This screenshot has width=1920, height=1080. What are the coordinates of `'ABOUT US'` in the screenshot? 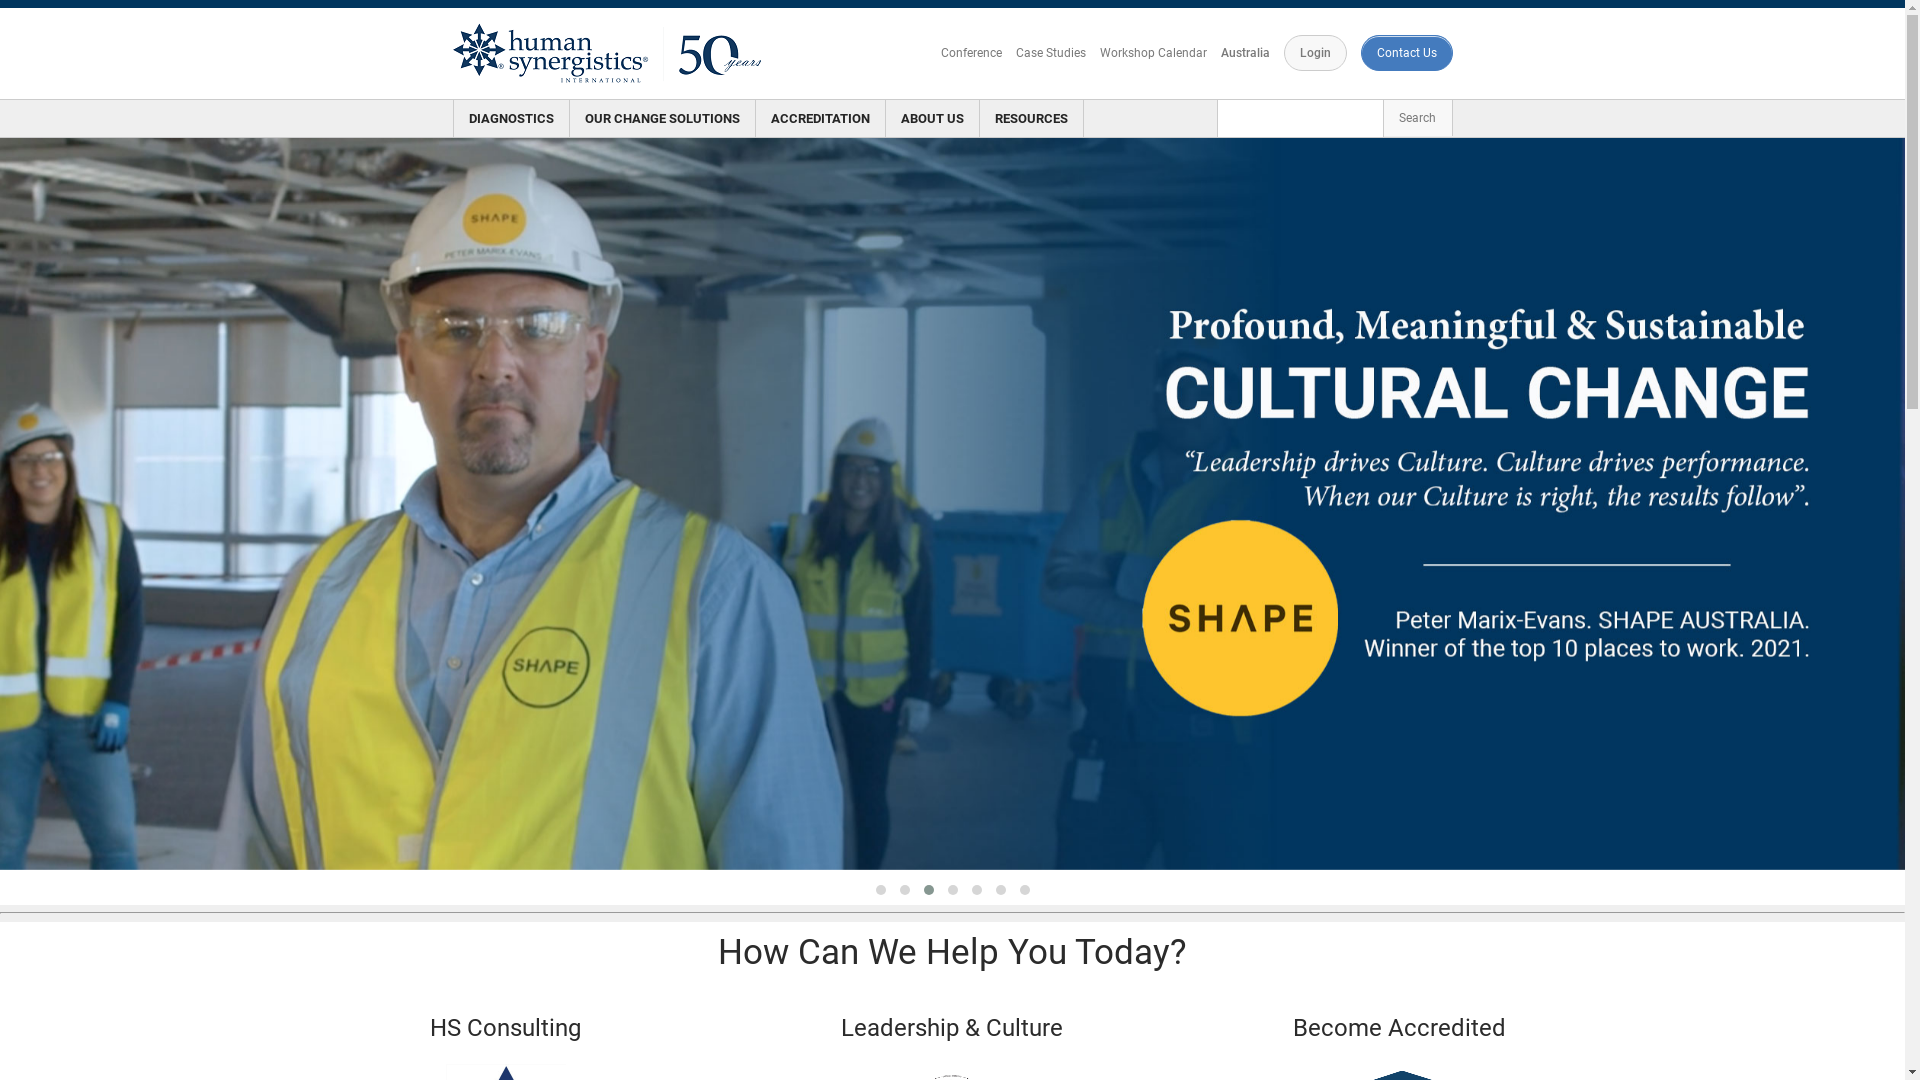 It's located at (931, 118).